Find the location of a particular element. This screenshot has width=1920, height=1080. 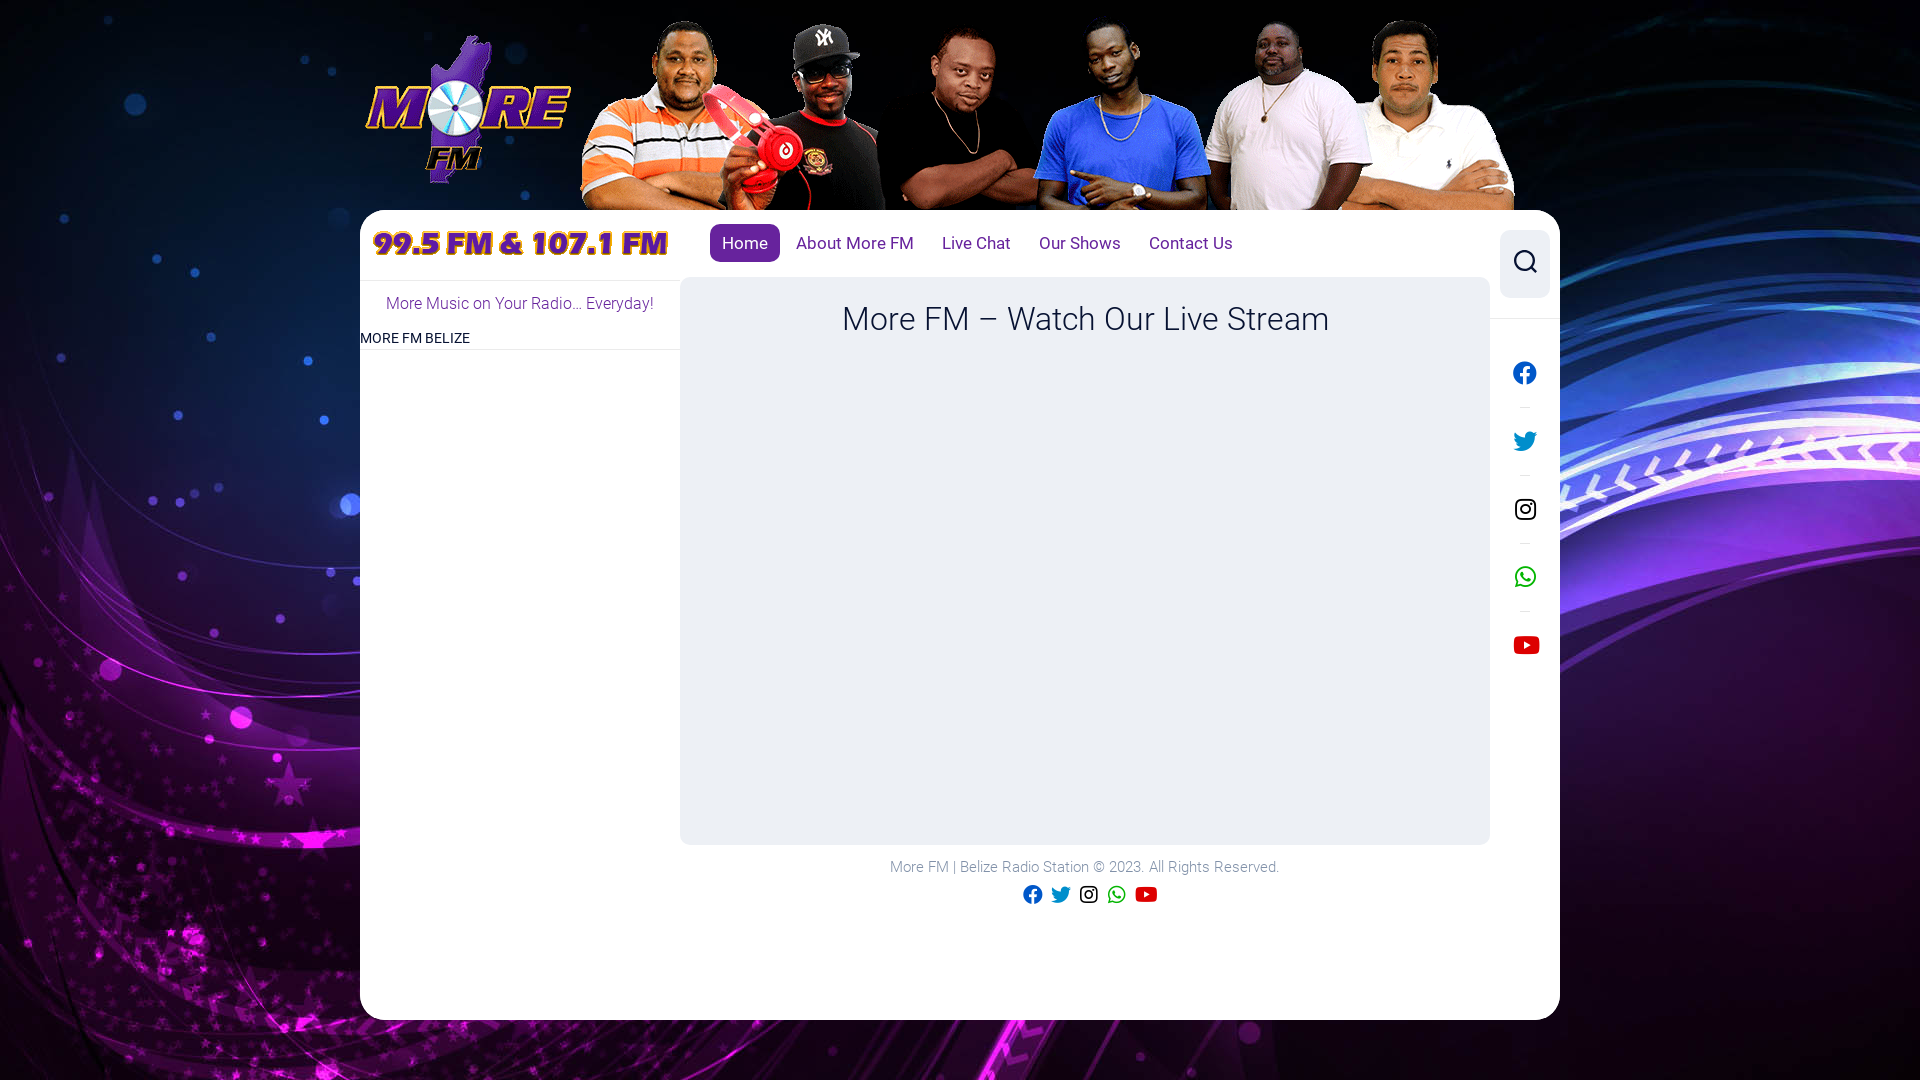

'Home' is located at coordinates (743, 242).